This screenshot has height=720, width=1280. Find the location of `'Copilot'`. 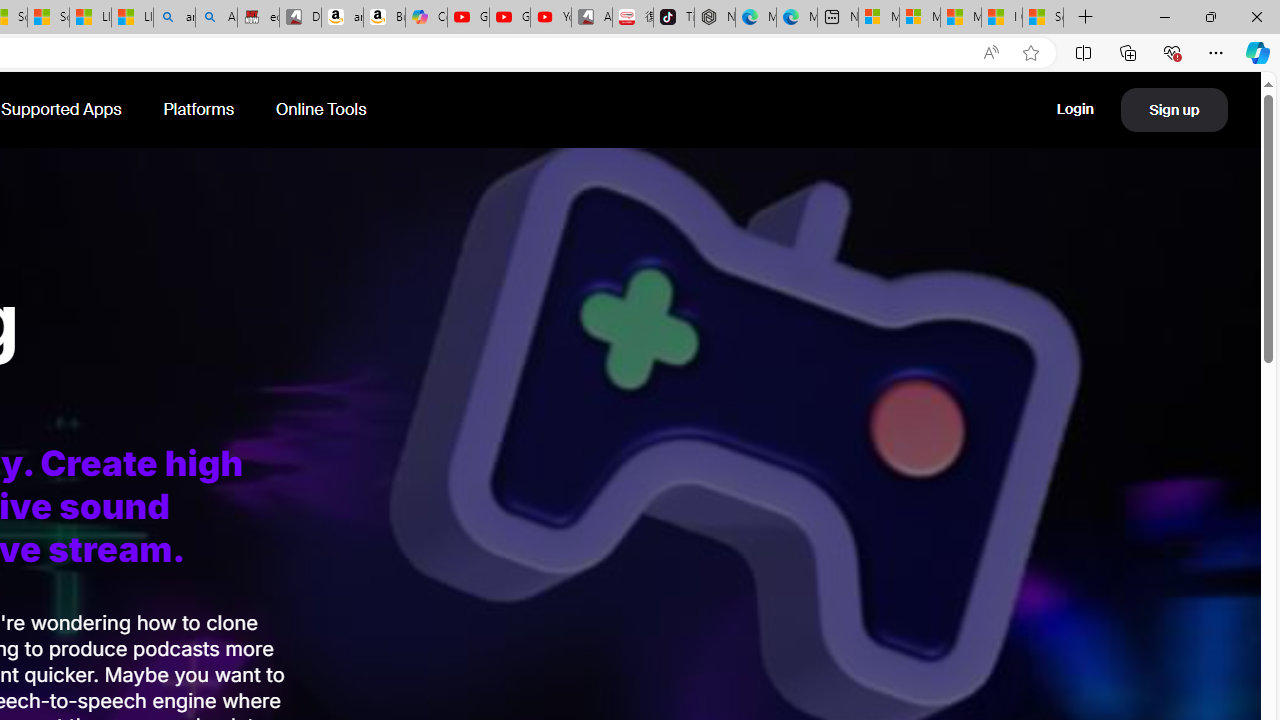

'Copilot' is located at coordinates (425, 17).